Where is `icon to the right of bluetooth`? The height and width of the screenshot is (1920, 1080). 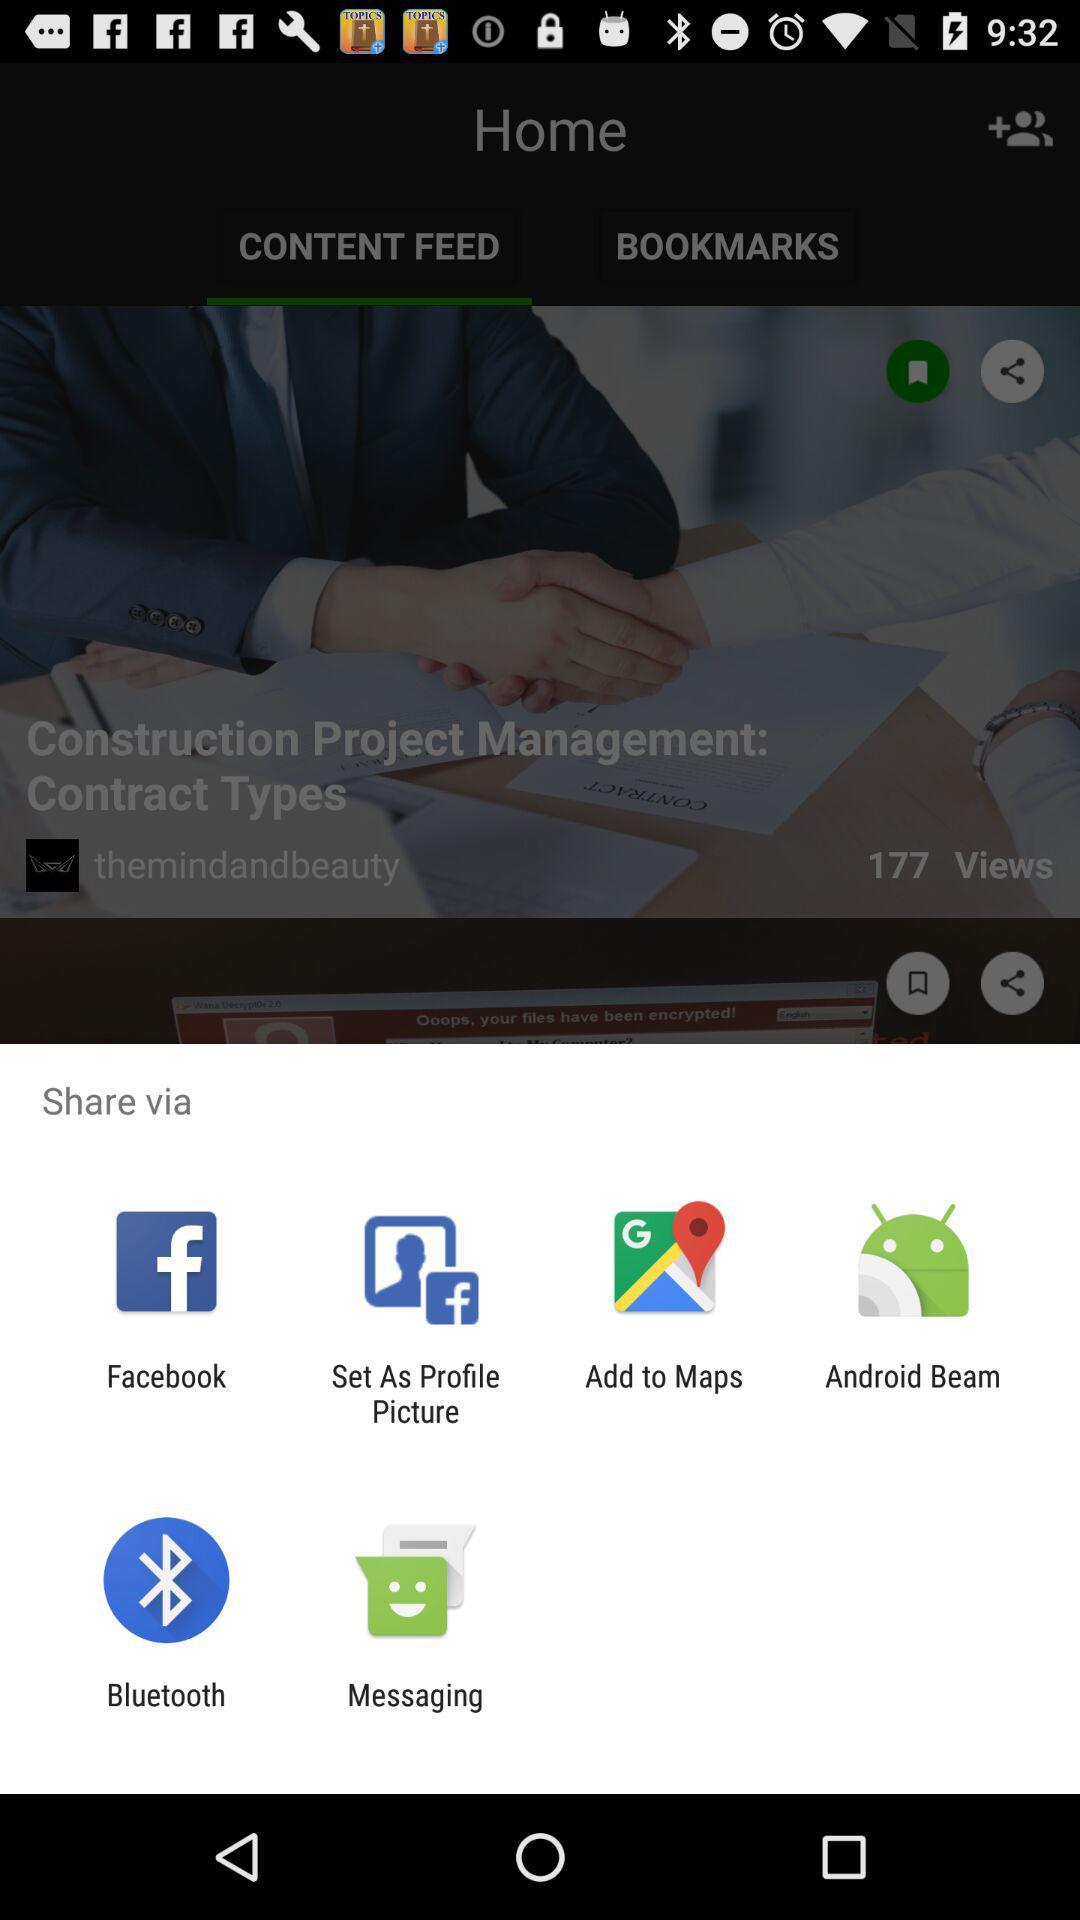 icon to the right of bluetooth is located at coordinates (414, 1711).